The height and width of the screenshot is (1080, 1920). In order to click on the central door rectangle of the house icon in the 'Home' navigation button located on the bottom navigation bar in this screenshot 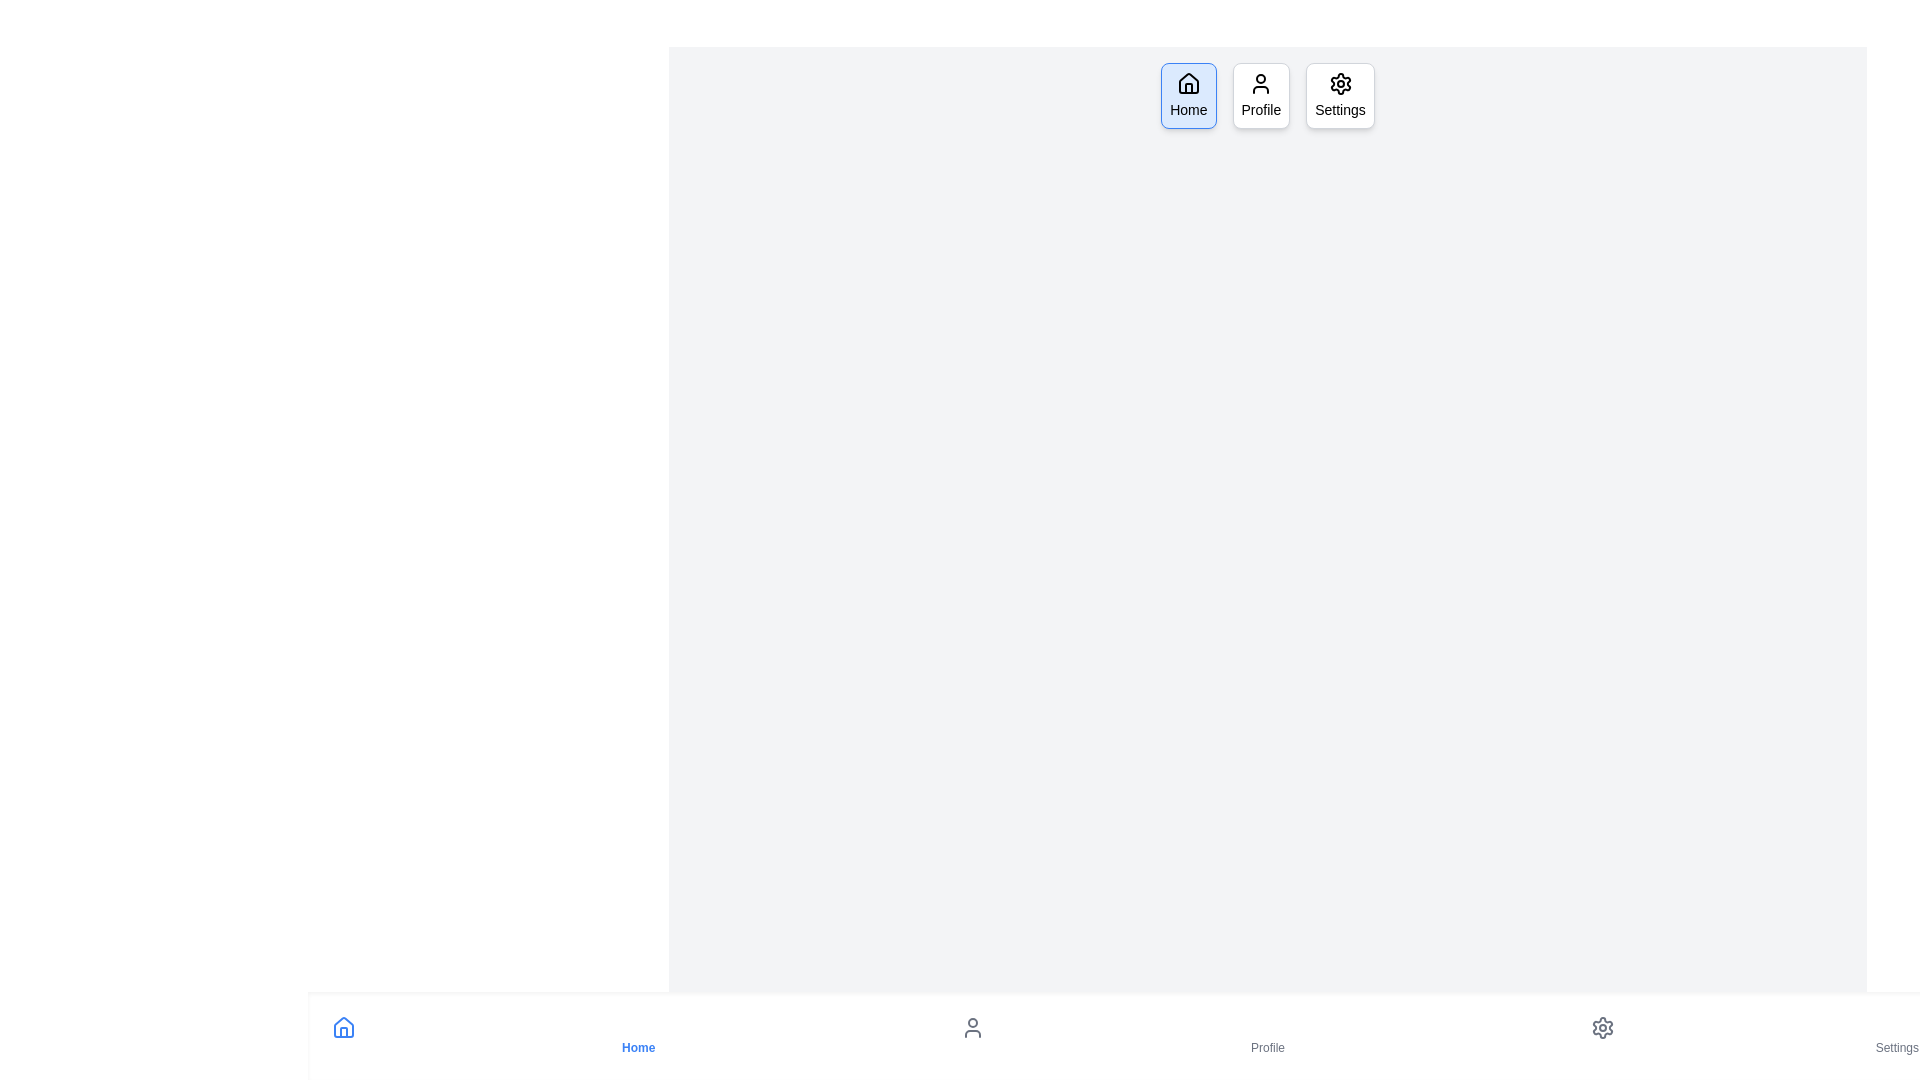, I will do `click(344, 1032)`.